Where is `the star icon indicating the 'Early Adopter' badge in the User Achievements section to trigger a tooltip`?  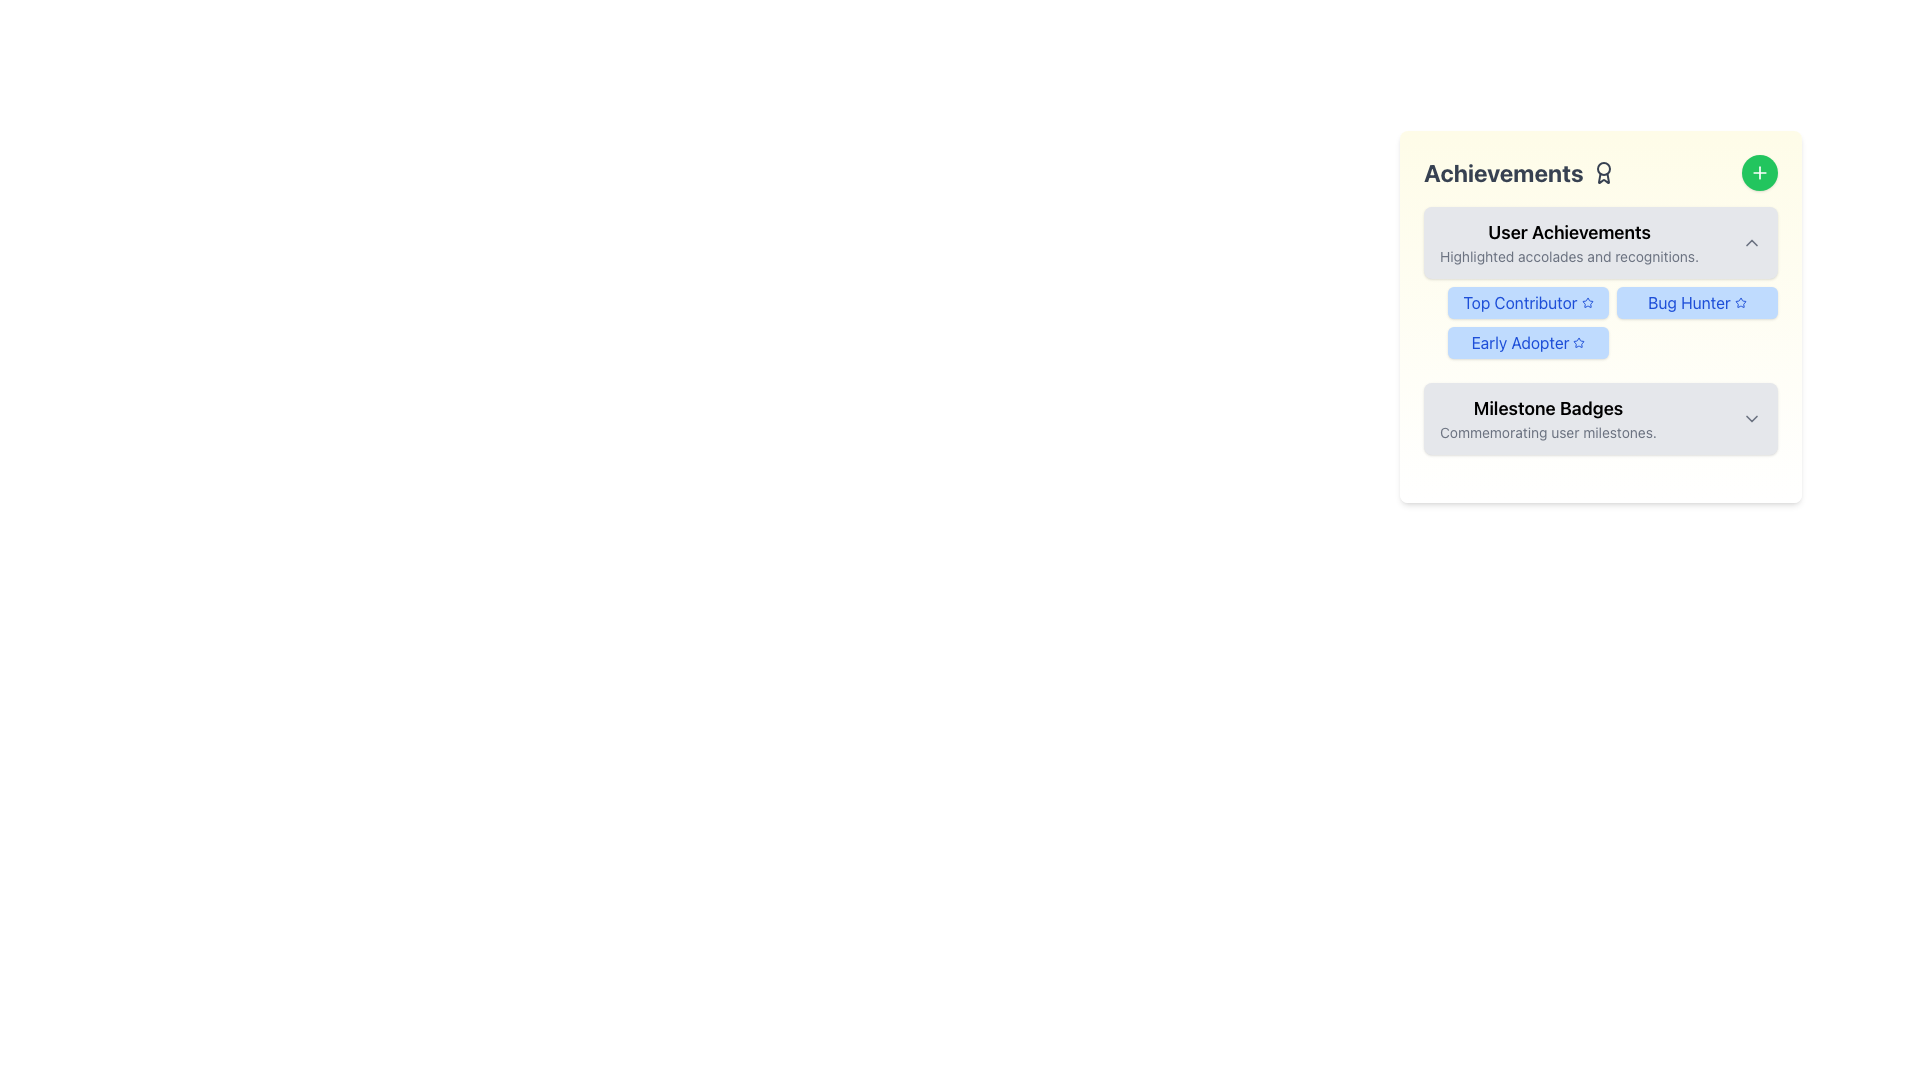 the star icon indicating the 'Early Adopter' badge in the User Achievements section to trigger a tooltip is located at coordinates (1578, 342).